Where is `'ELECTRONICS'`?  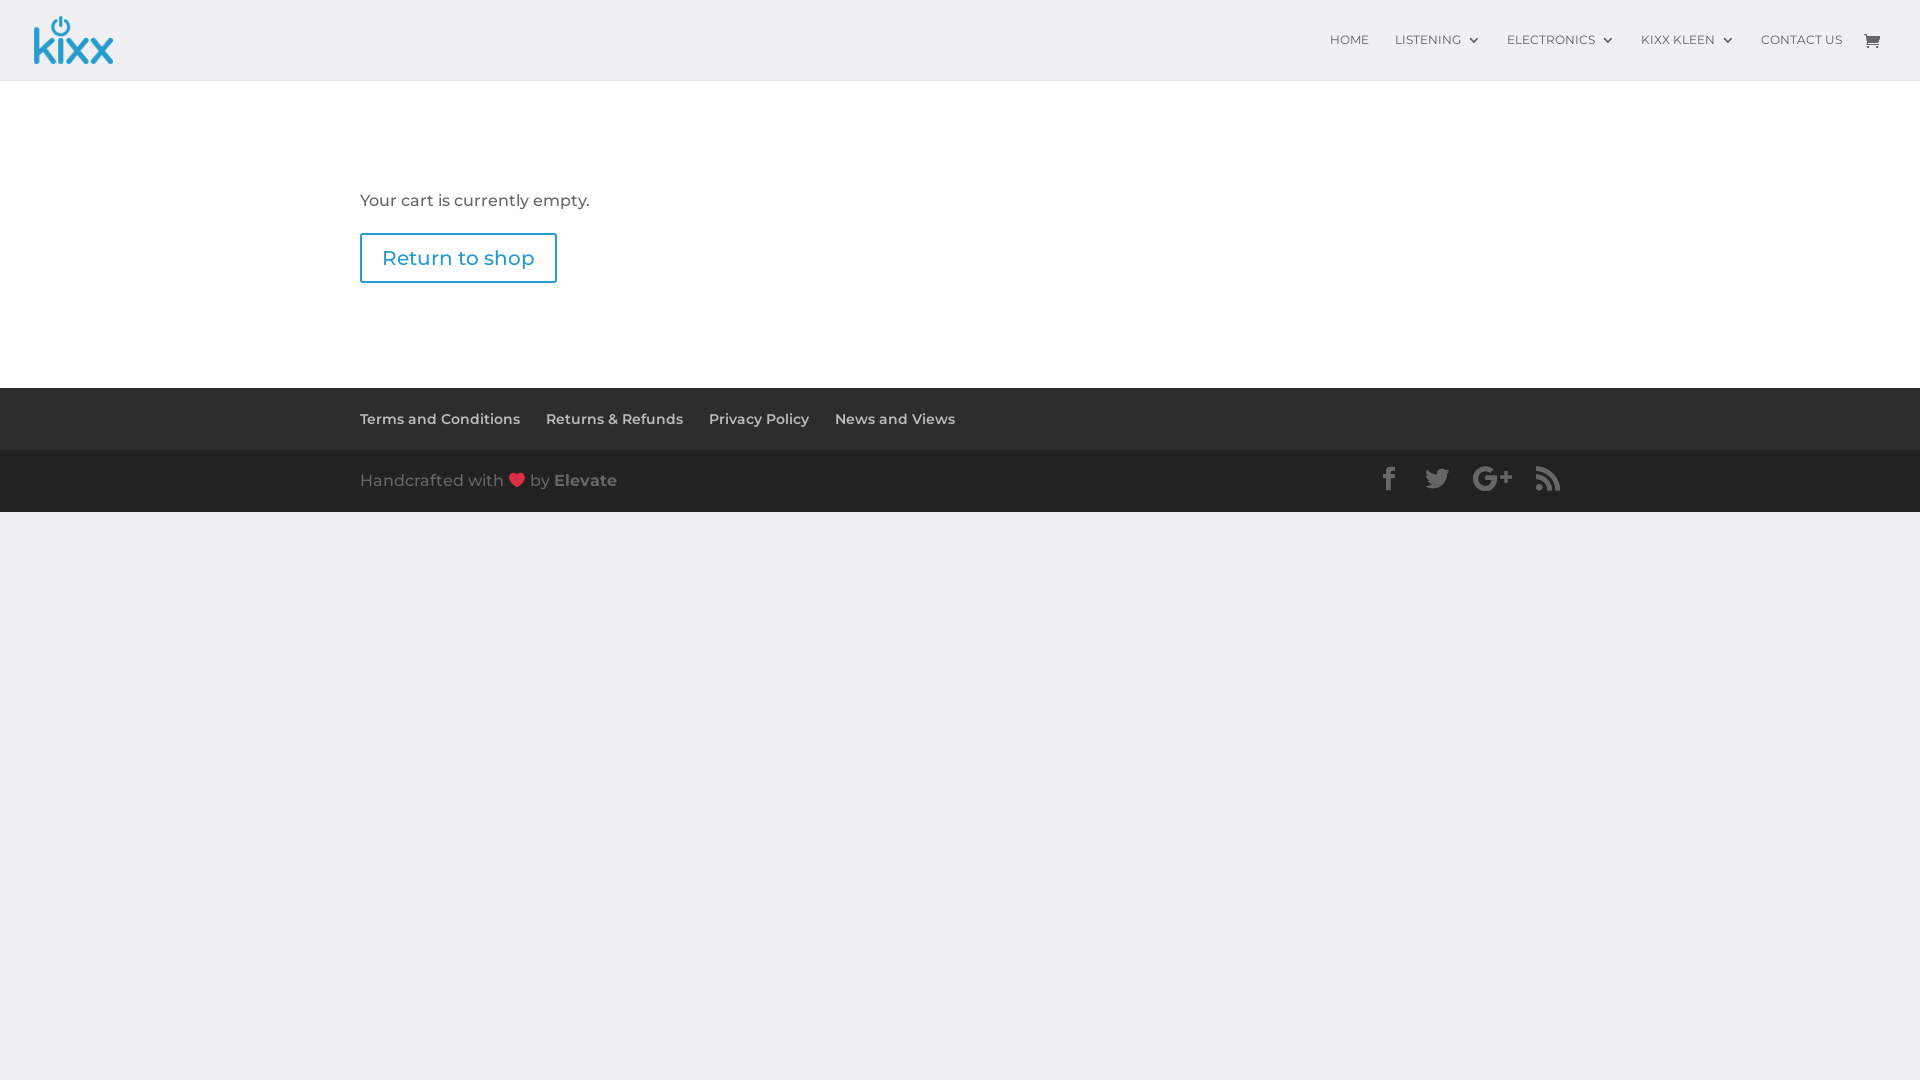 'ELECTRONICS' is located at coordinates (1559, 55).